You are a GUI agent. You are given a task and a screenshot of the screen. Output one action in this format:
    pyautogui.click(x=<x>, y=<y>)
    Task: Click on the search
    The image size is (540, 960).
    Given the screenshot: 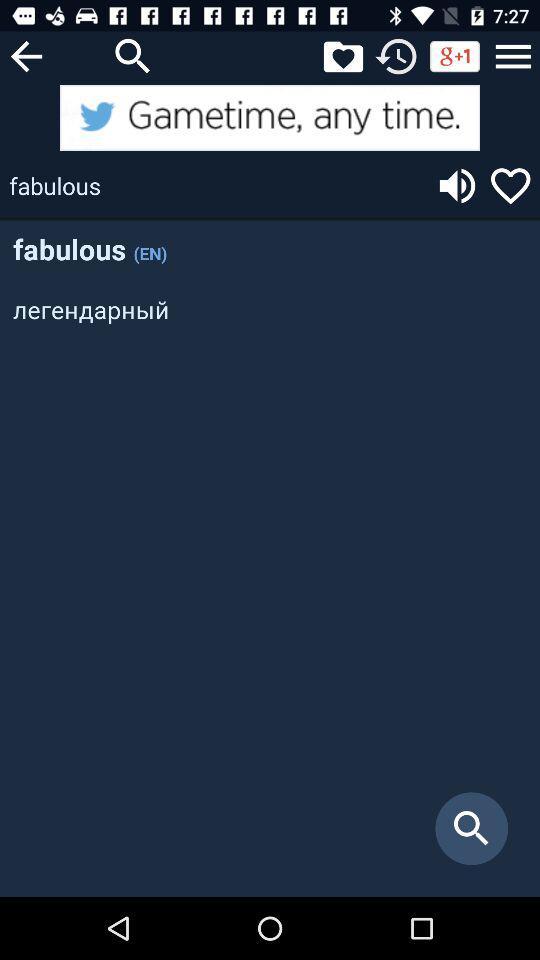 What is the action you would take?
    pyautogui.click(x=133, y=55)
    